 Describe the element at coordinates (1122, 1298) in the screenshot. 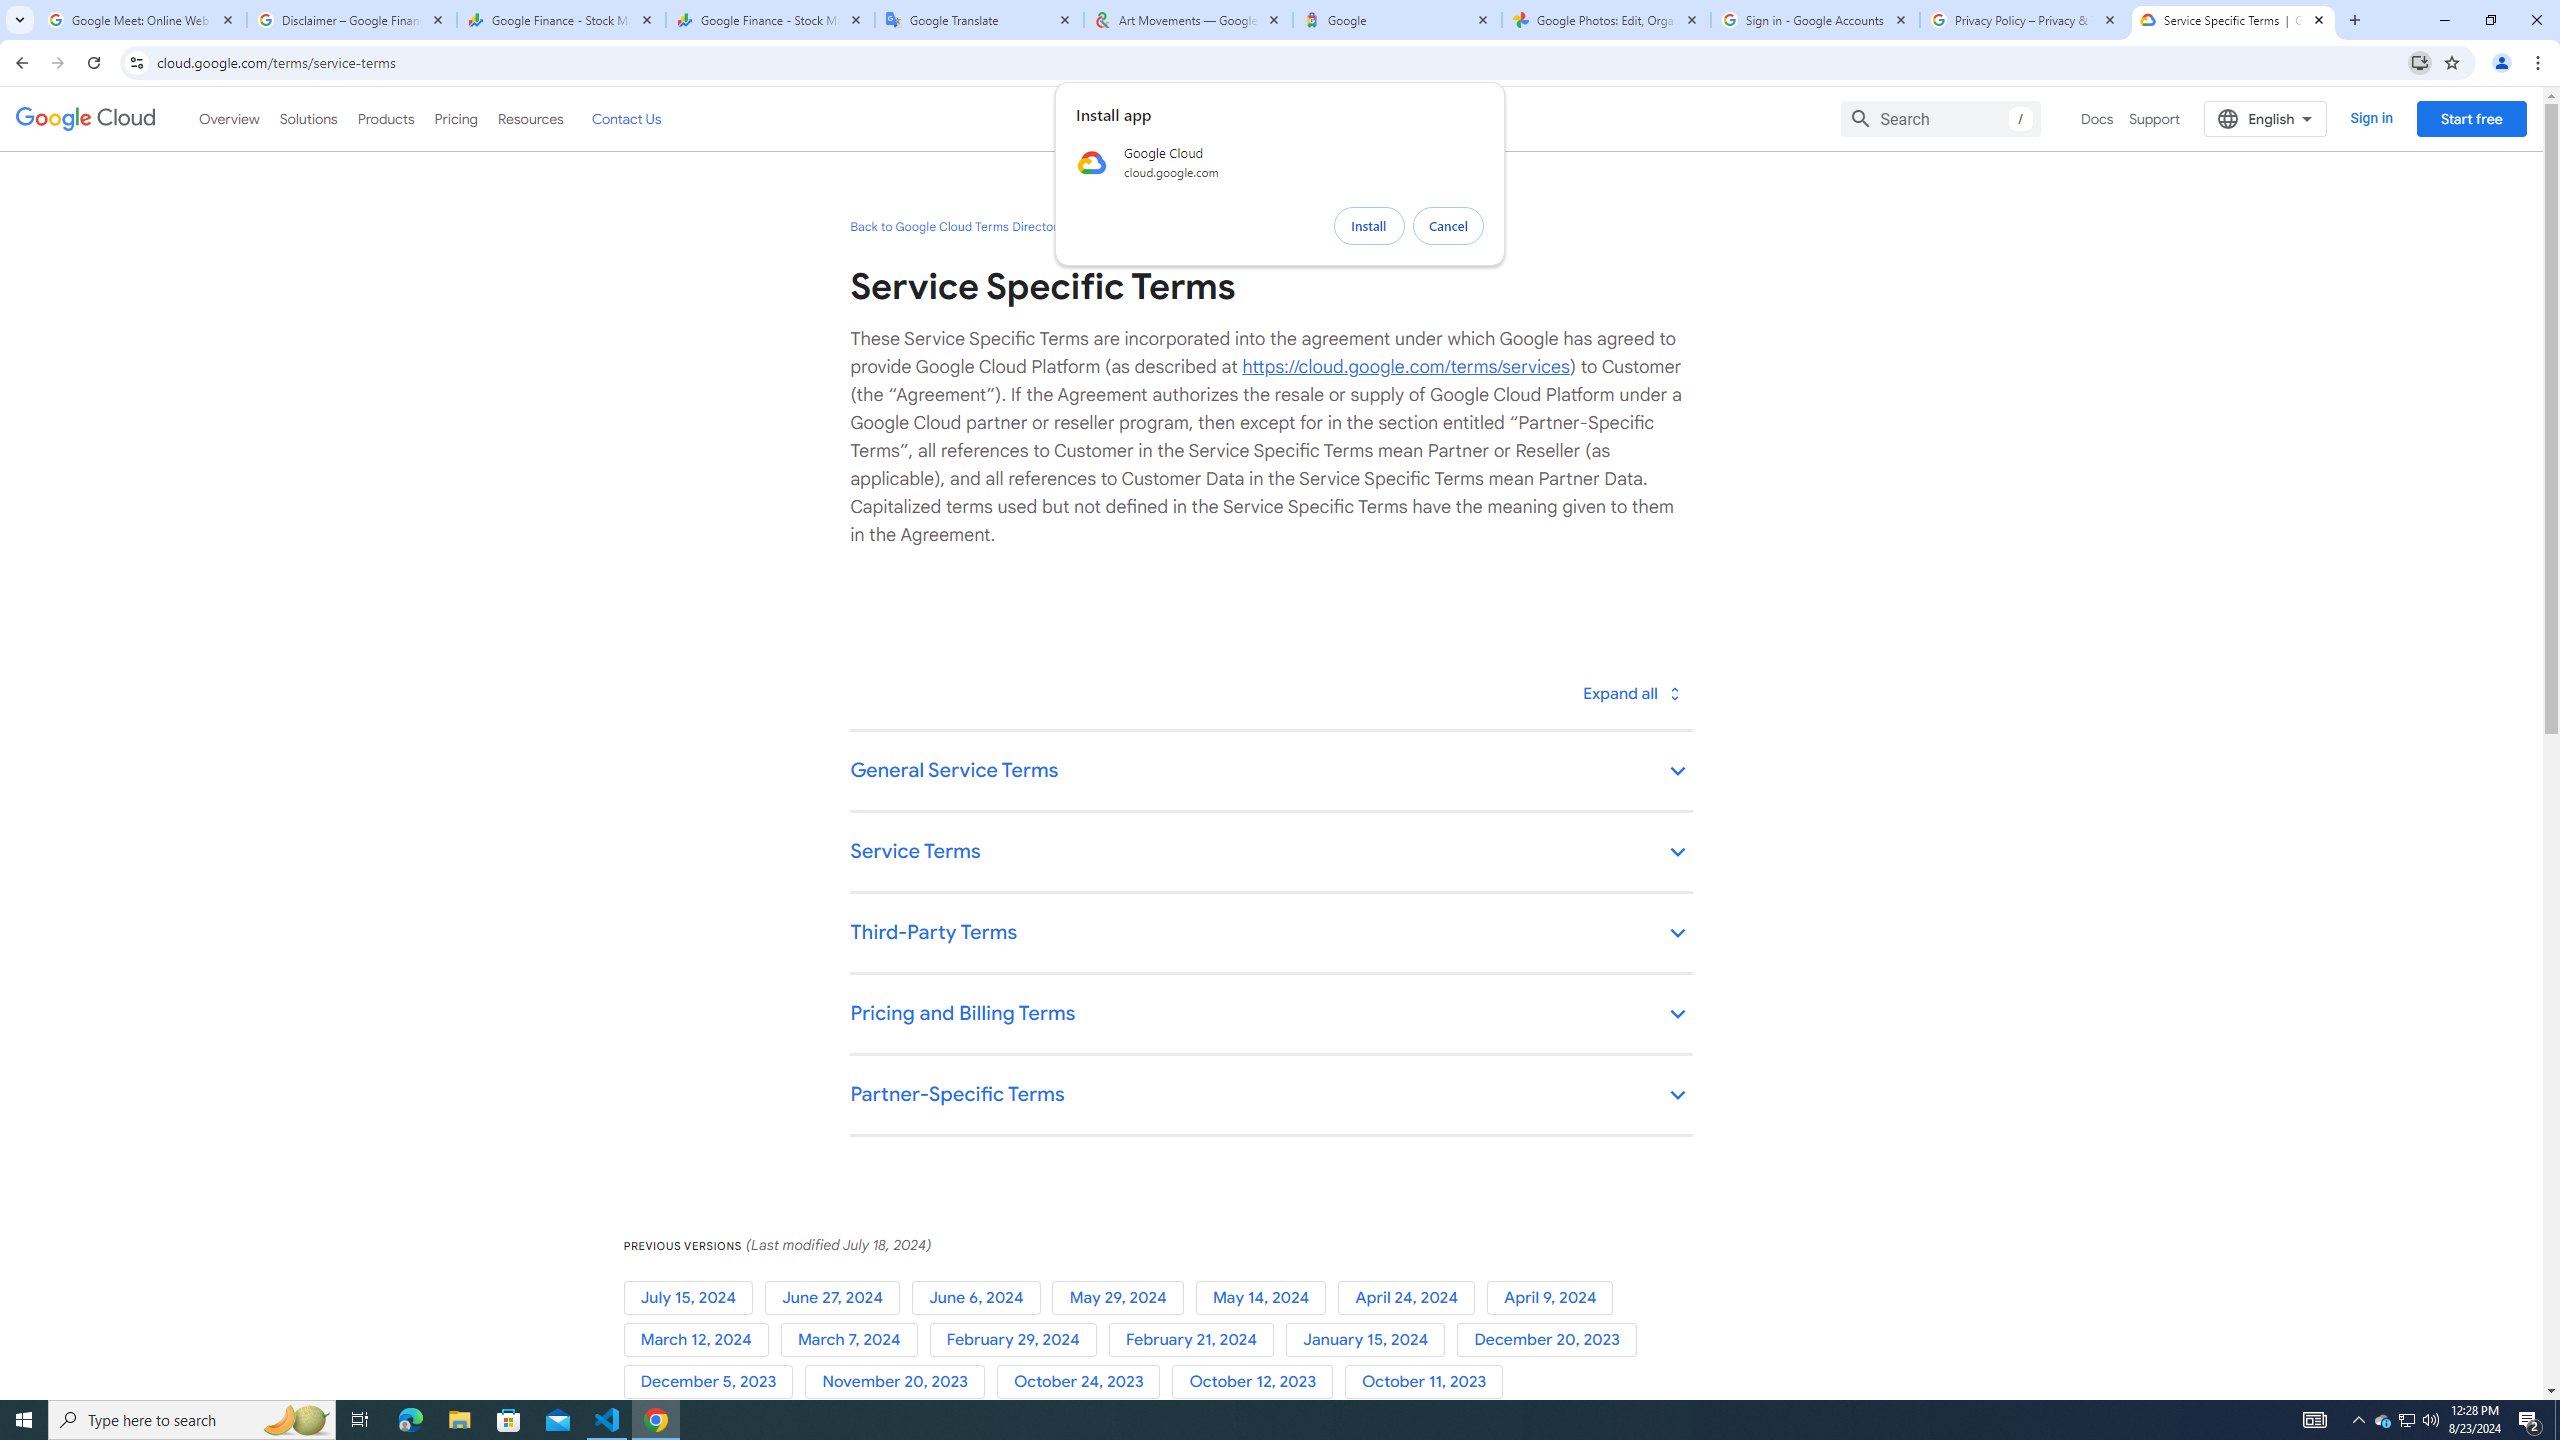

I see `'May 29, 2024'` at that location.